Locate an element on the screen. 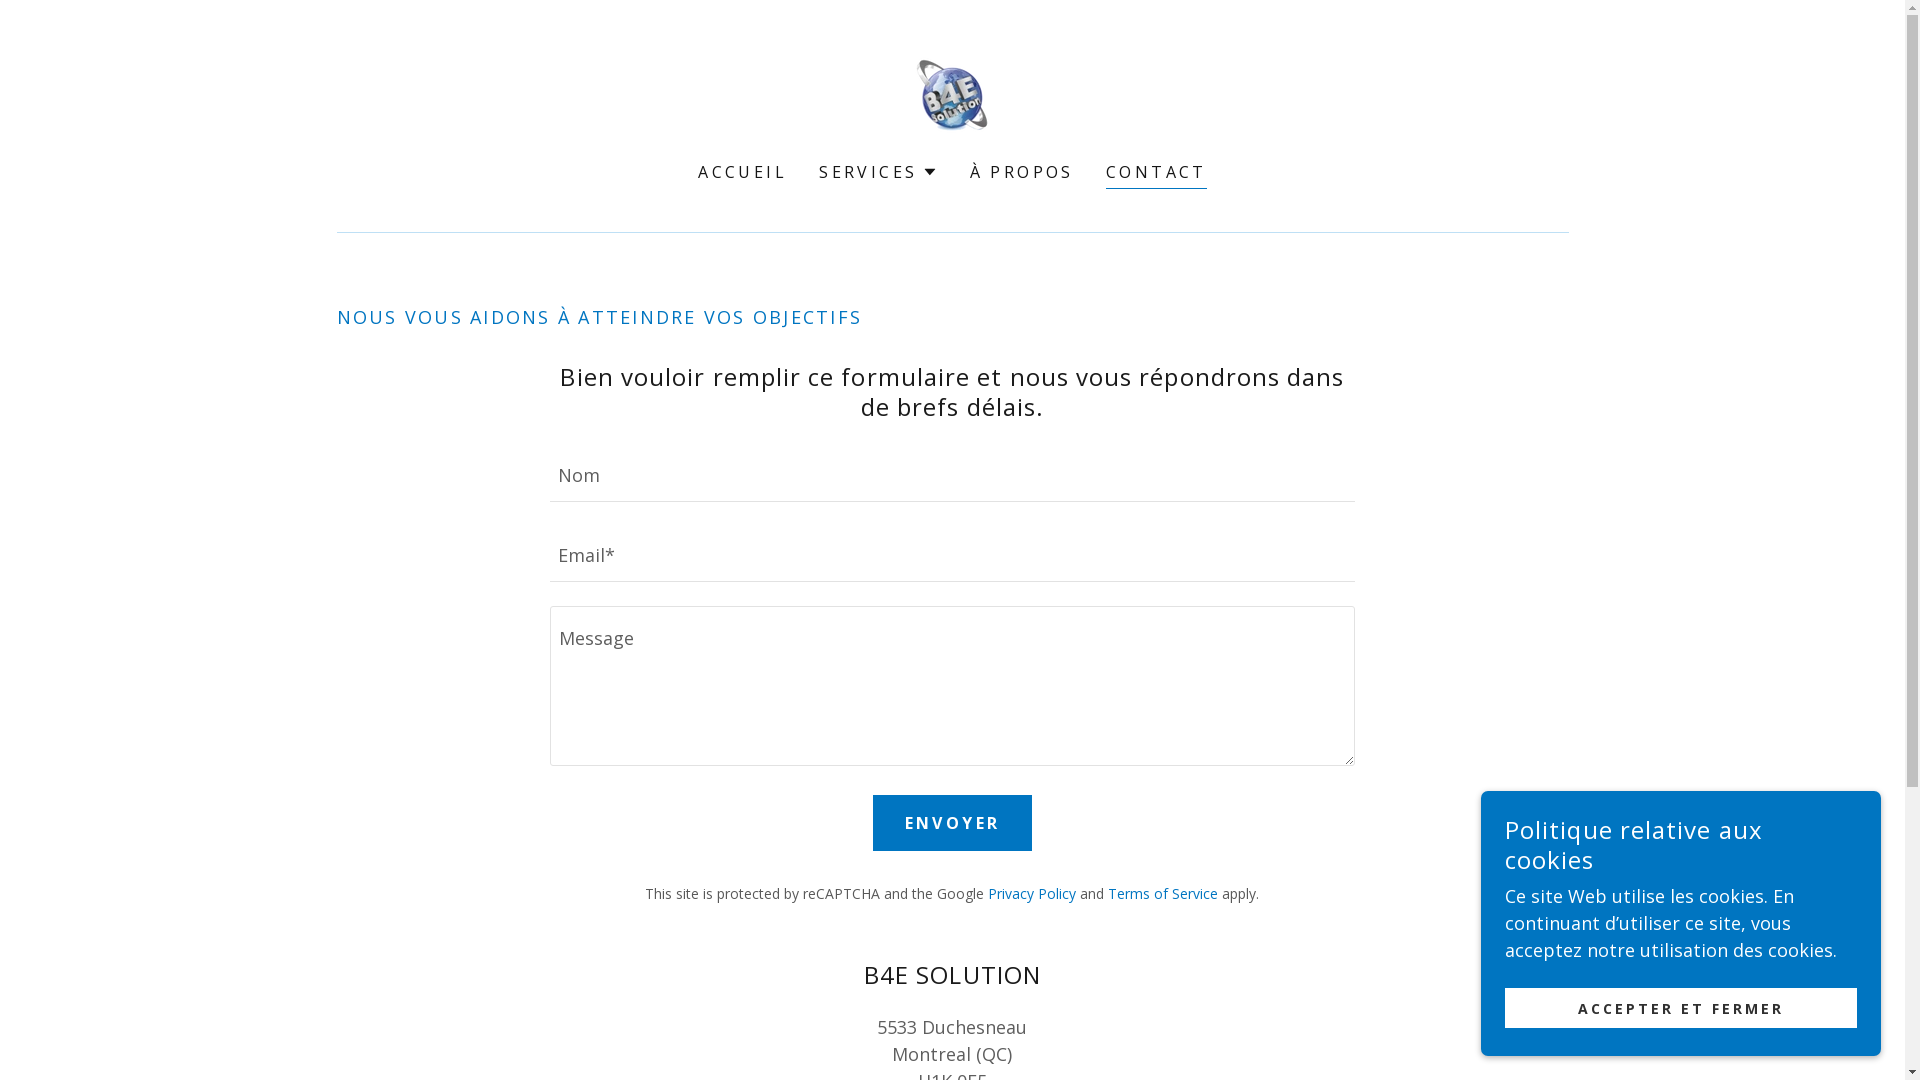 The image size is (1920, 1080). 'CONTACT' is located at coordinates (1156, 173).